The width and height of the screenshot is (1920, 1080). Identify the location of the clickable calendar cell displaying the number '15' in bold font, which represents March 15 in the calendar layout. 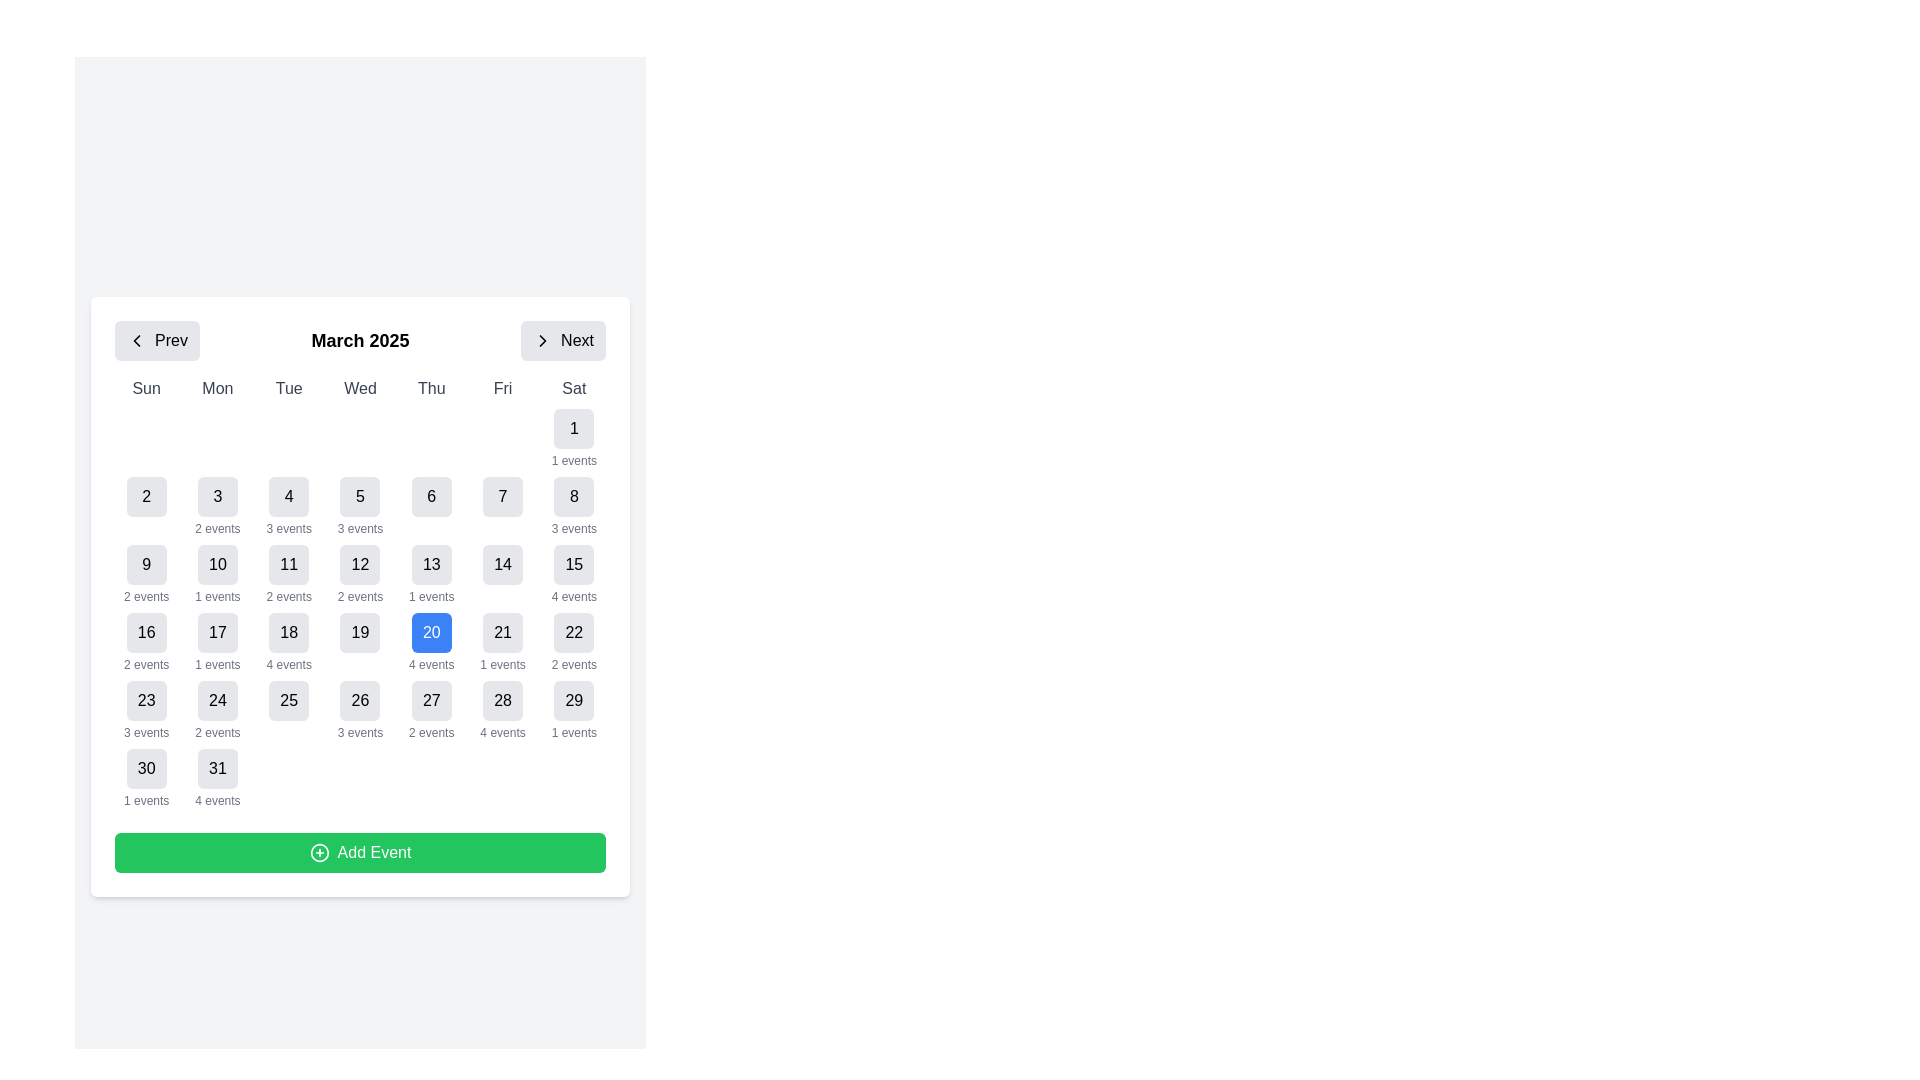
(573, 574).